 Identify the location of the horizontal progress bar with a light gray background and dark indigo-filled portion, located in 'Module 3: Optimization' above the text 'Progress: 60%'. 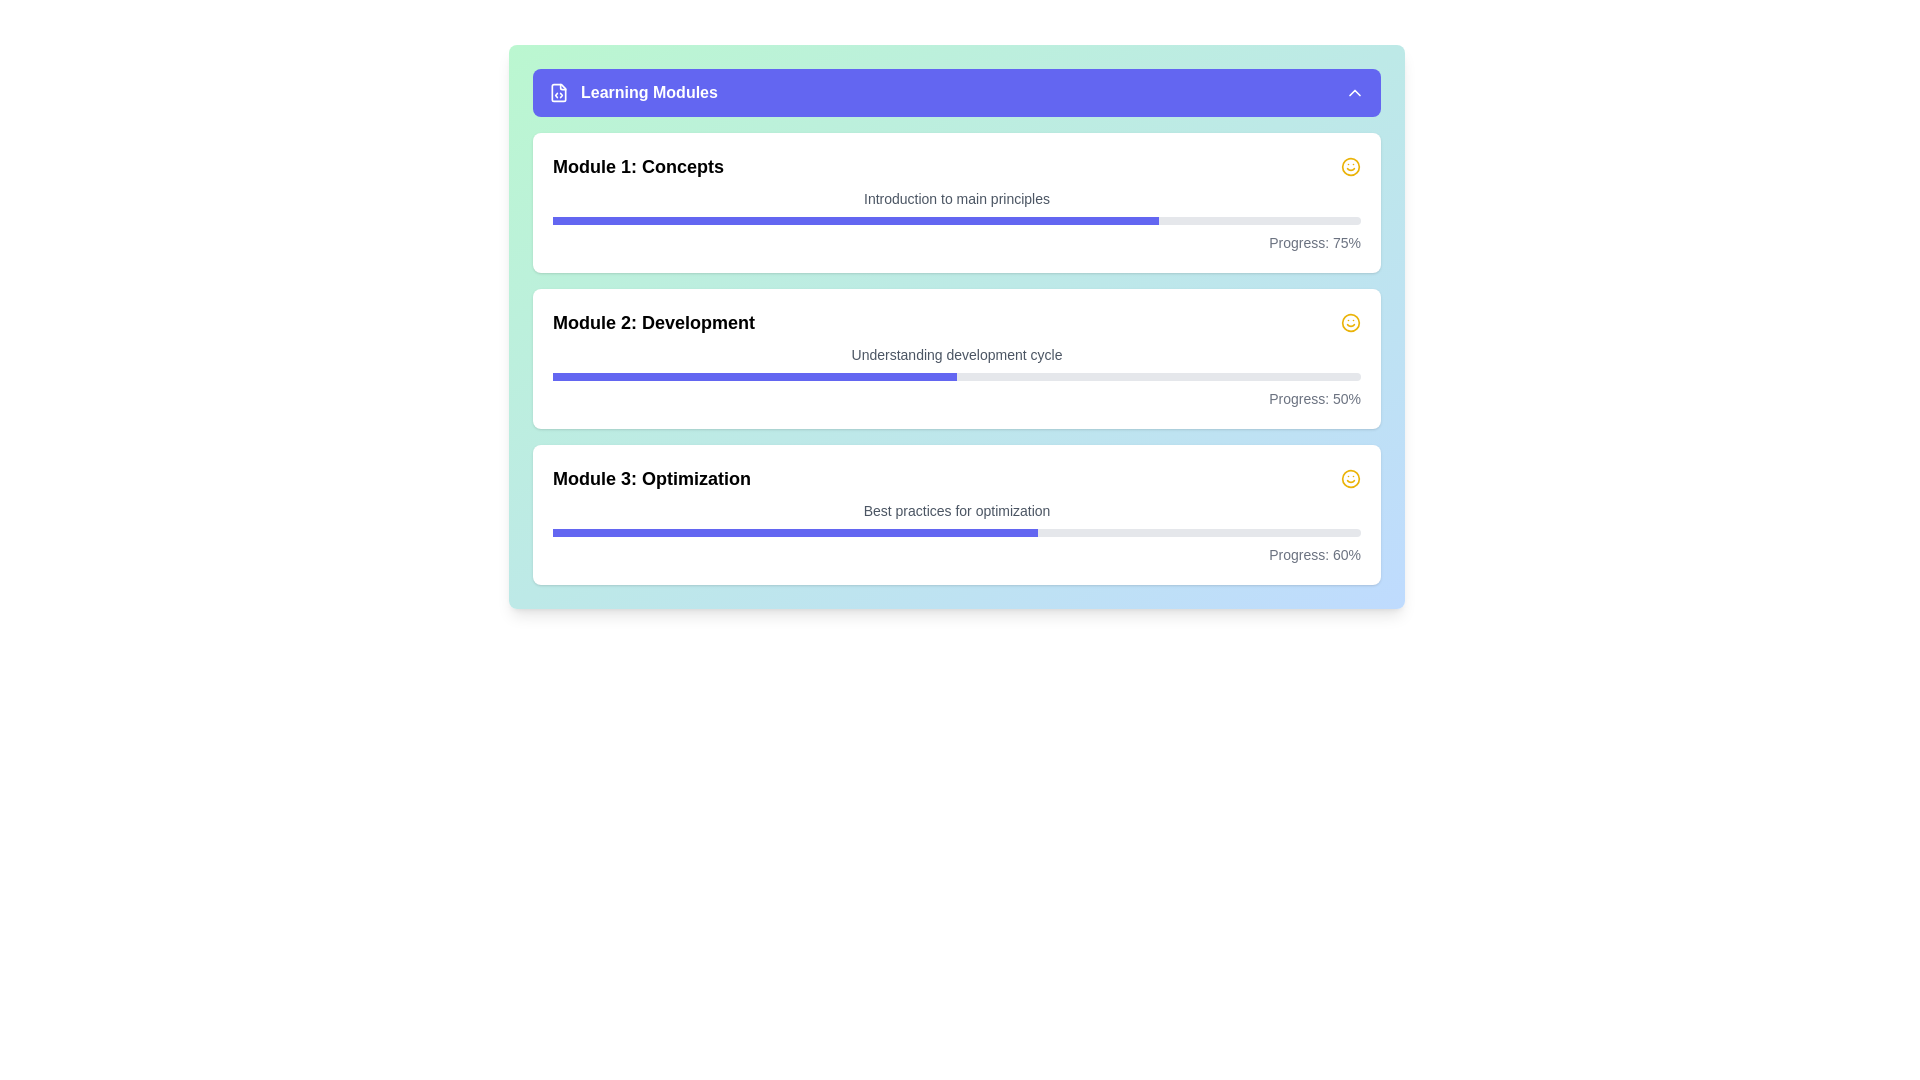
(955, 531).